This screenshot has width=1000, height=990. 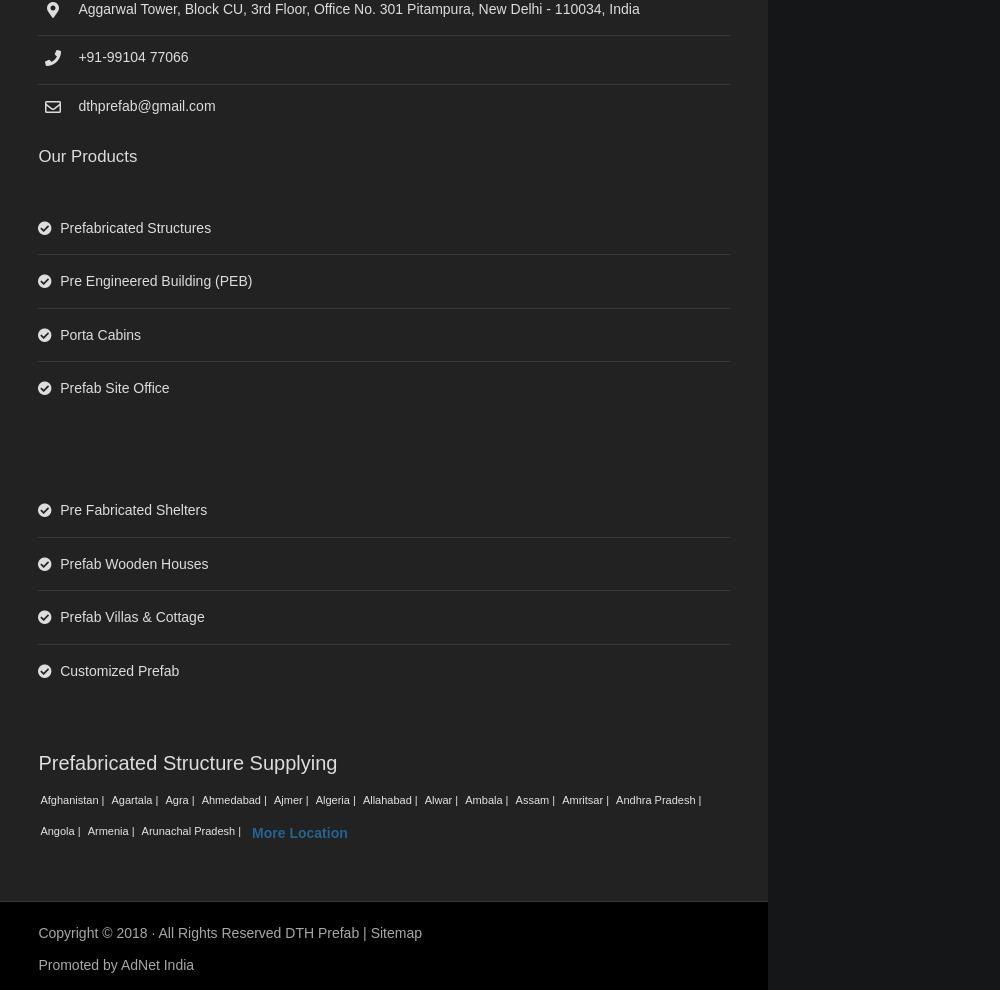 I want to click on 'AdNet India', so click(x=119, y=964).